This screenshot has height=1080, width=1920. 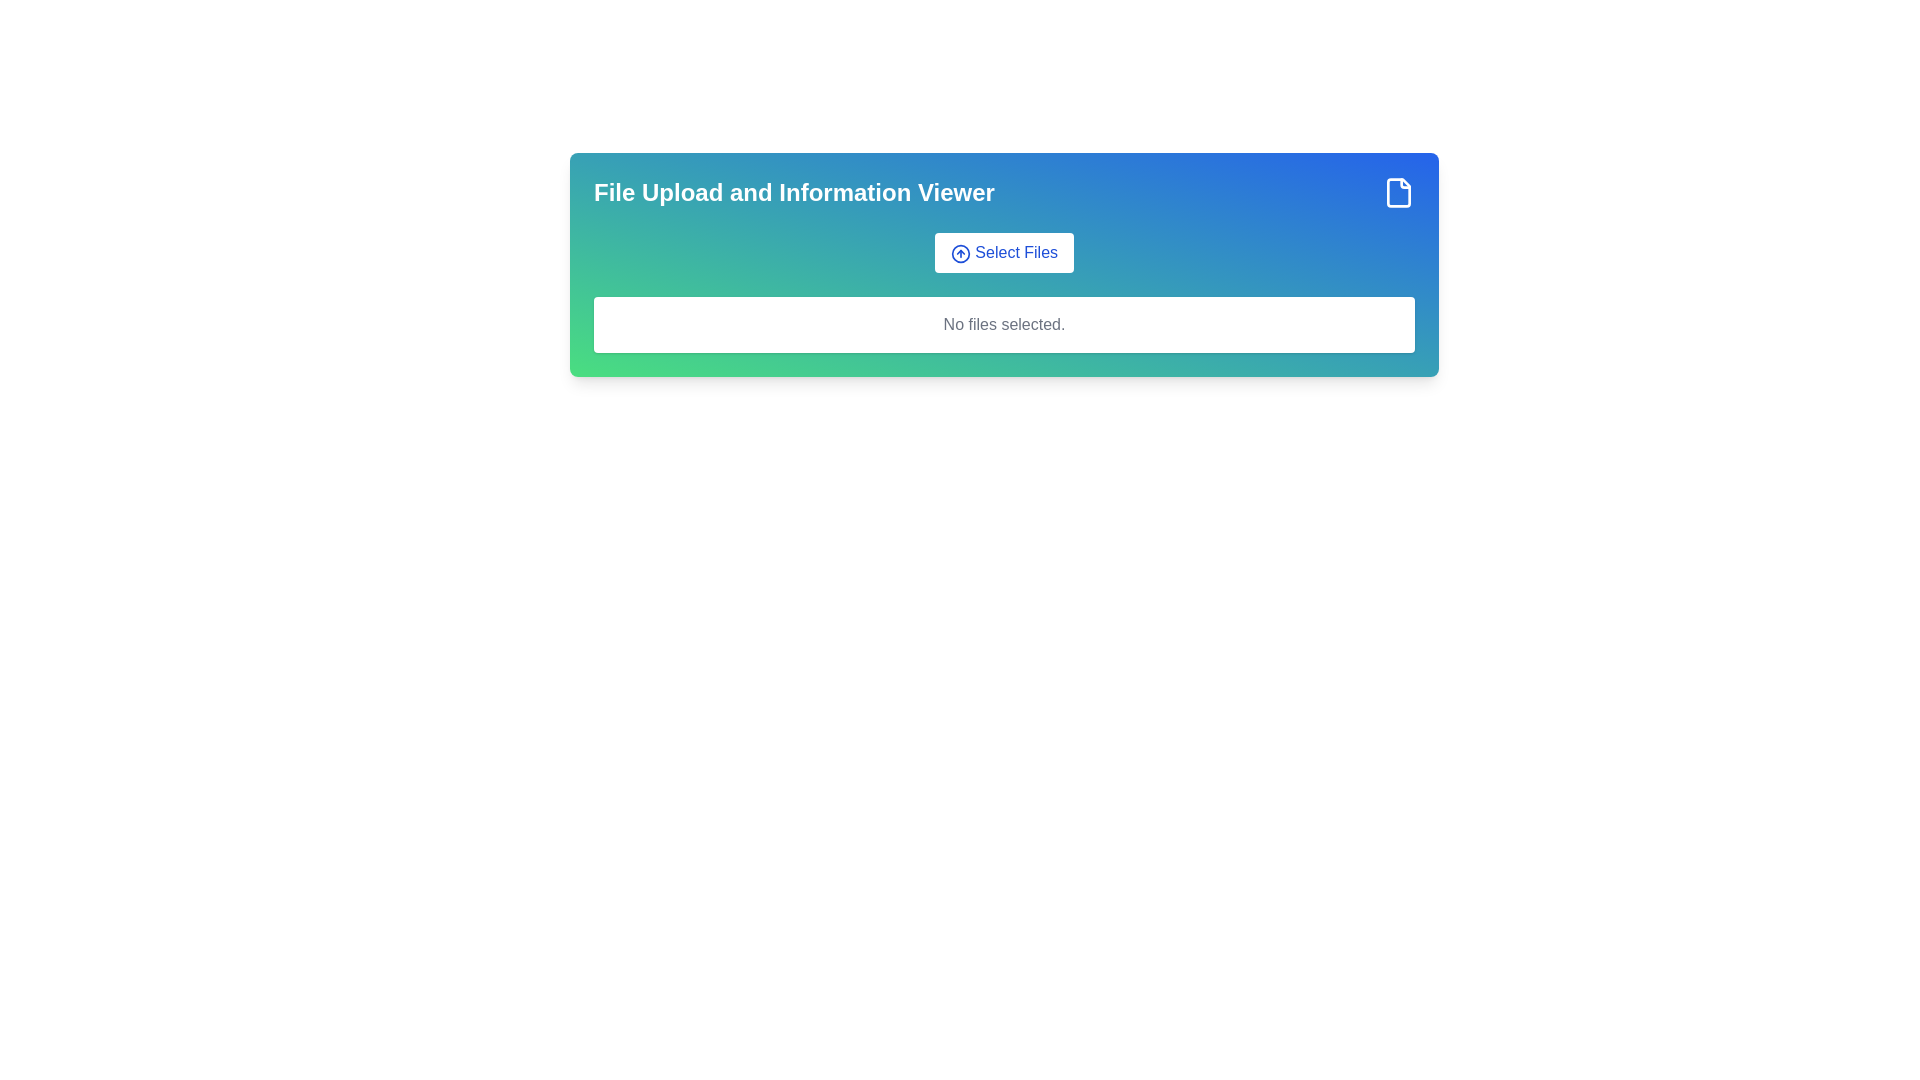 What do you see at coordinates (960, 252) in the screenshot?
I see `the file upload icon located inside the 'Select Files' button, to the left of the button text` at bounding box center [960, 252].